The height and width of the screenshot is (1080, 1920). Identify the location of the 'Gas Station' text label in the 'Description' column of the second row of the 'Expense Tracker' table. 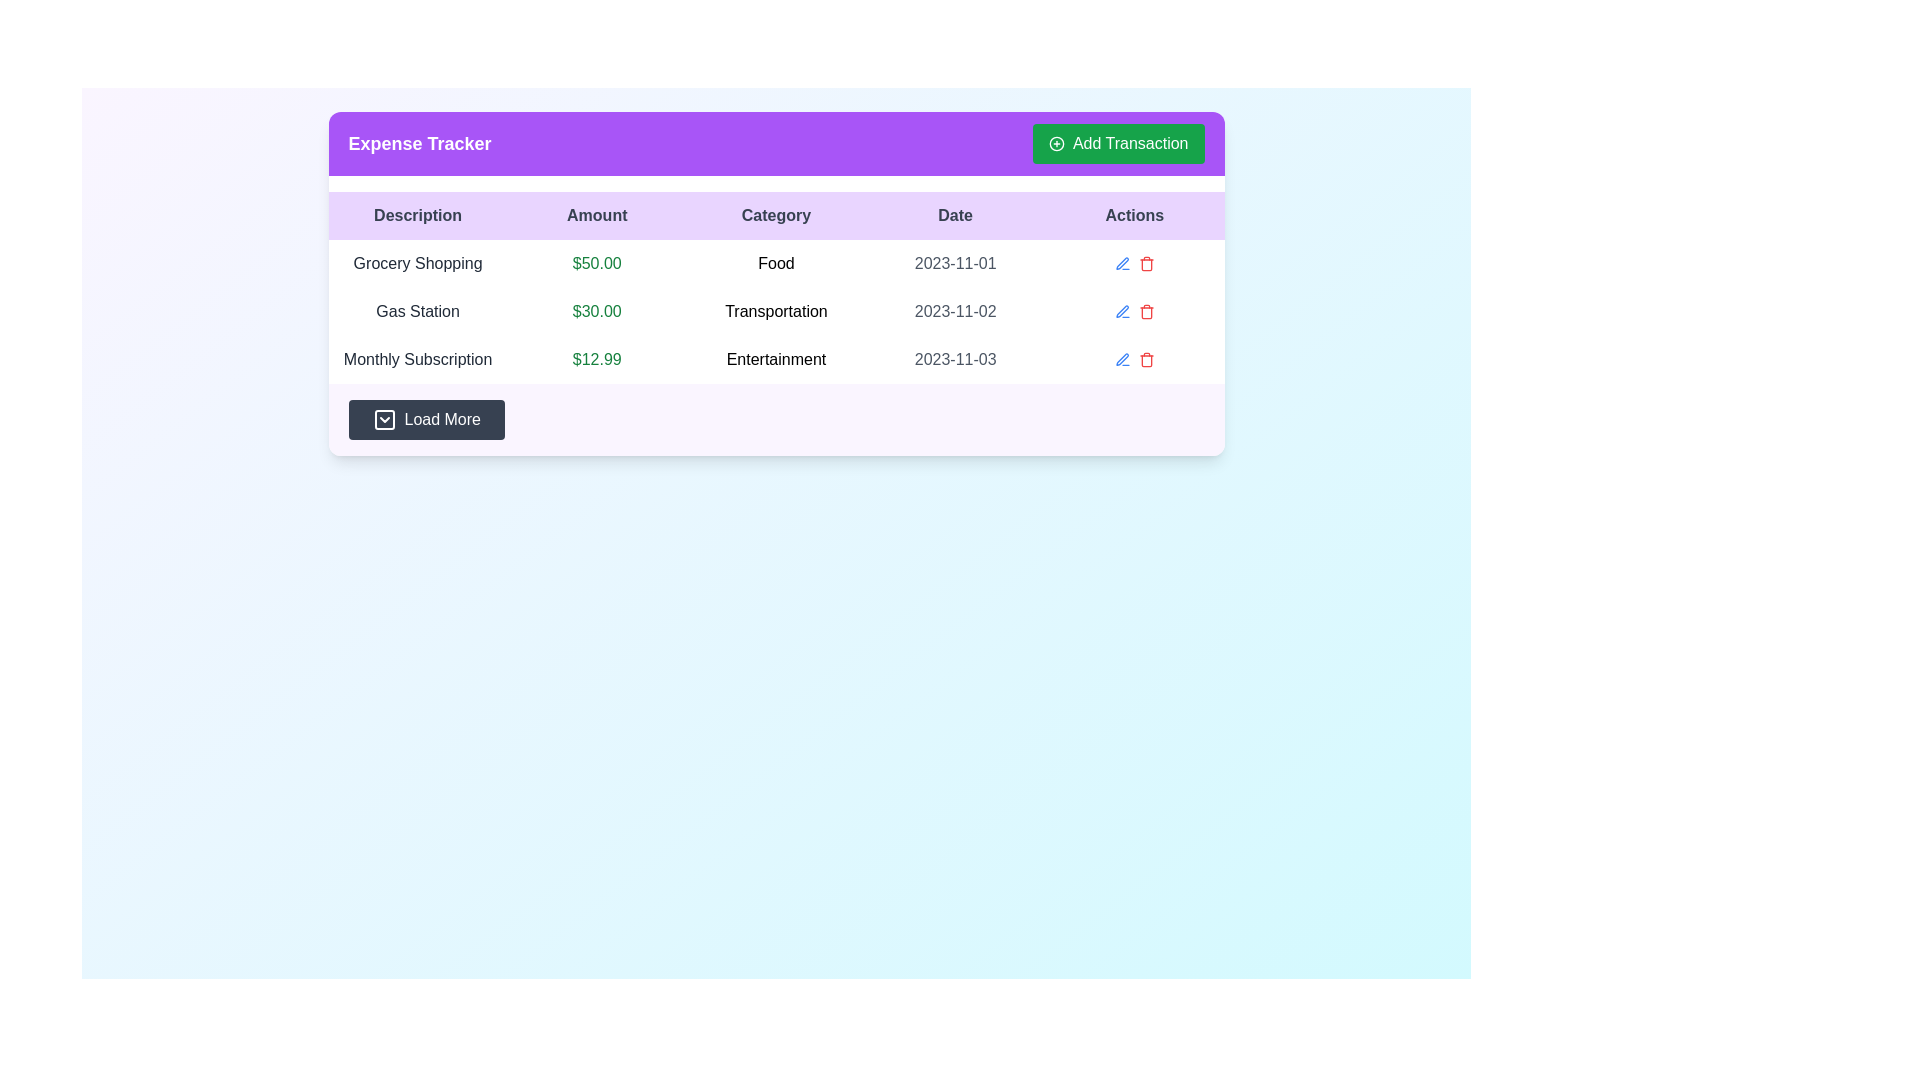
(417, 312).